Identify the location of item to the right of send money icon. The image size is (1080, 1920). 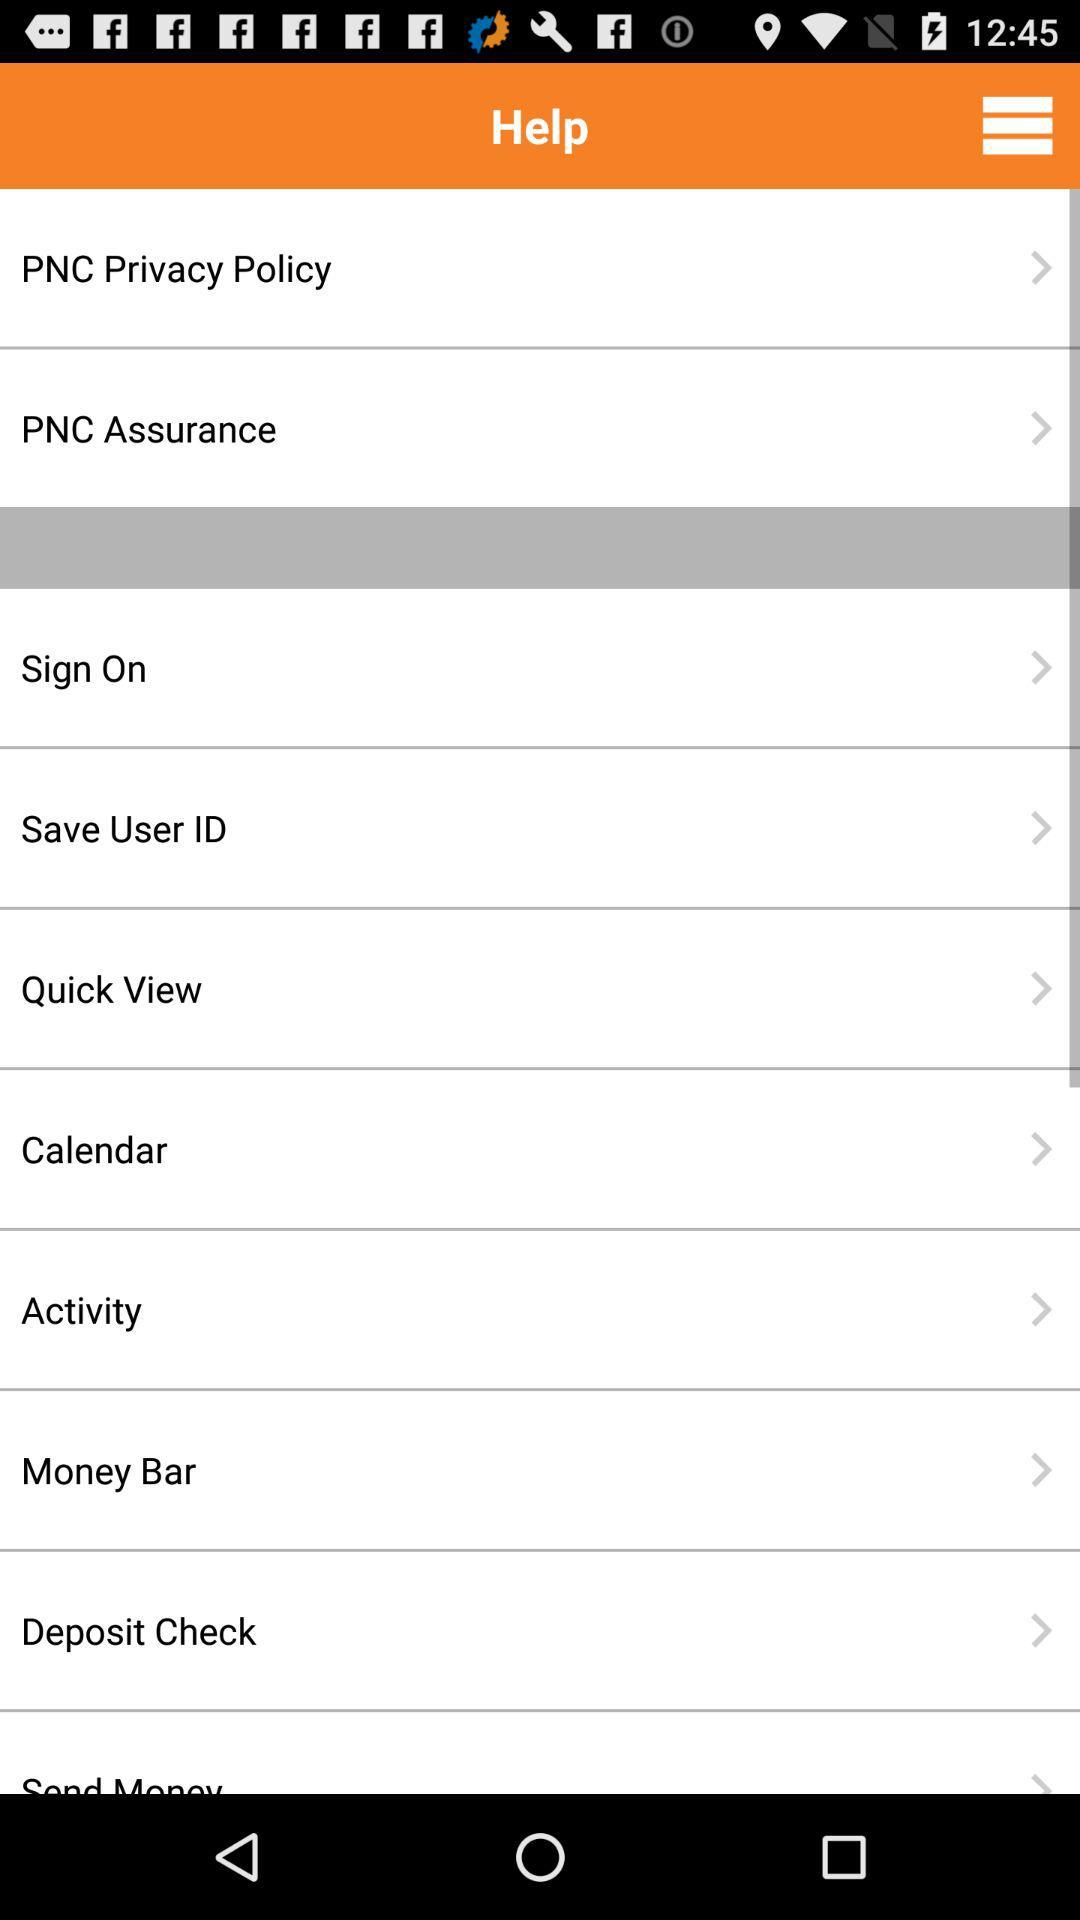
(1040, 1783).